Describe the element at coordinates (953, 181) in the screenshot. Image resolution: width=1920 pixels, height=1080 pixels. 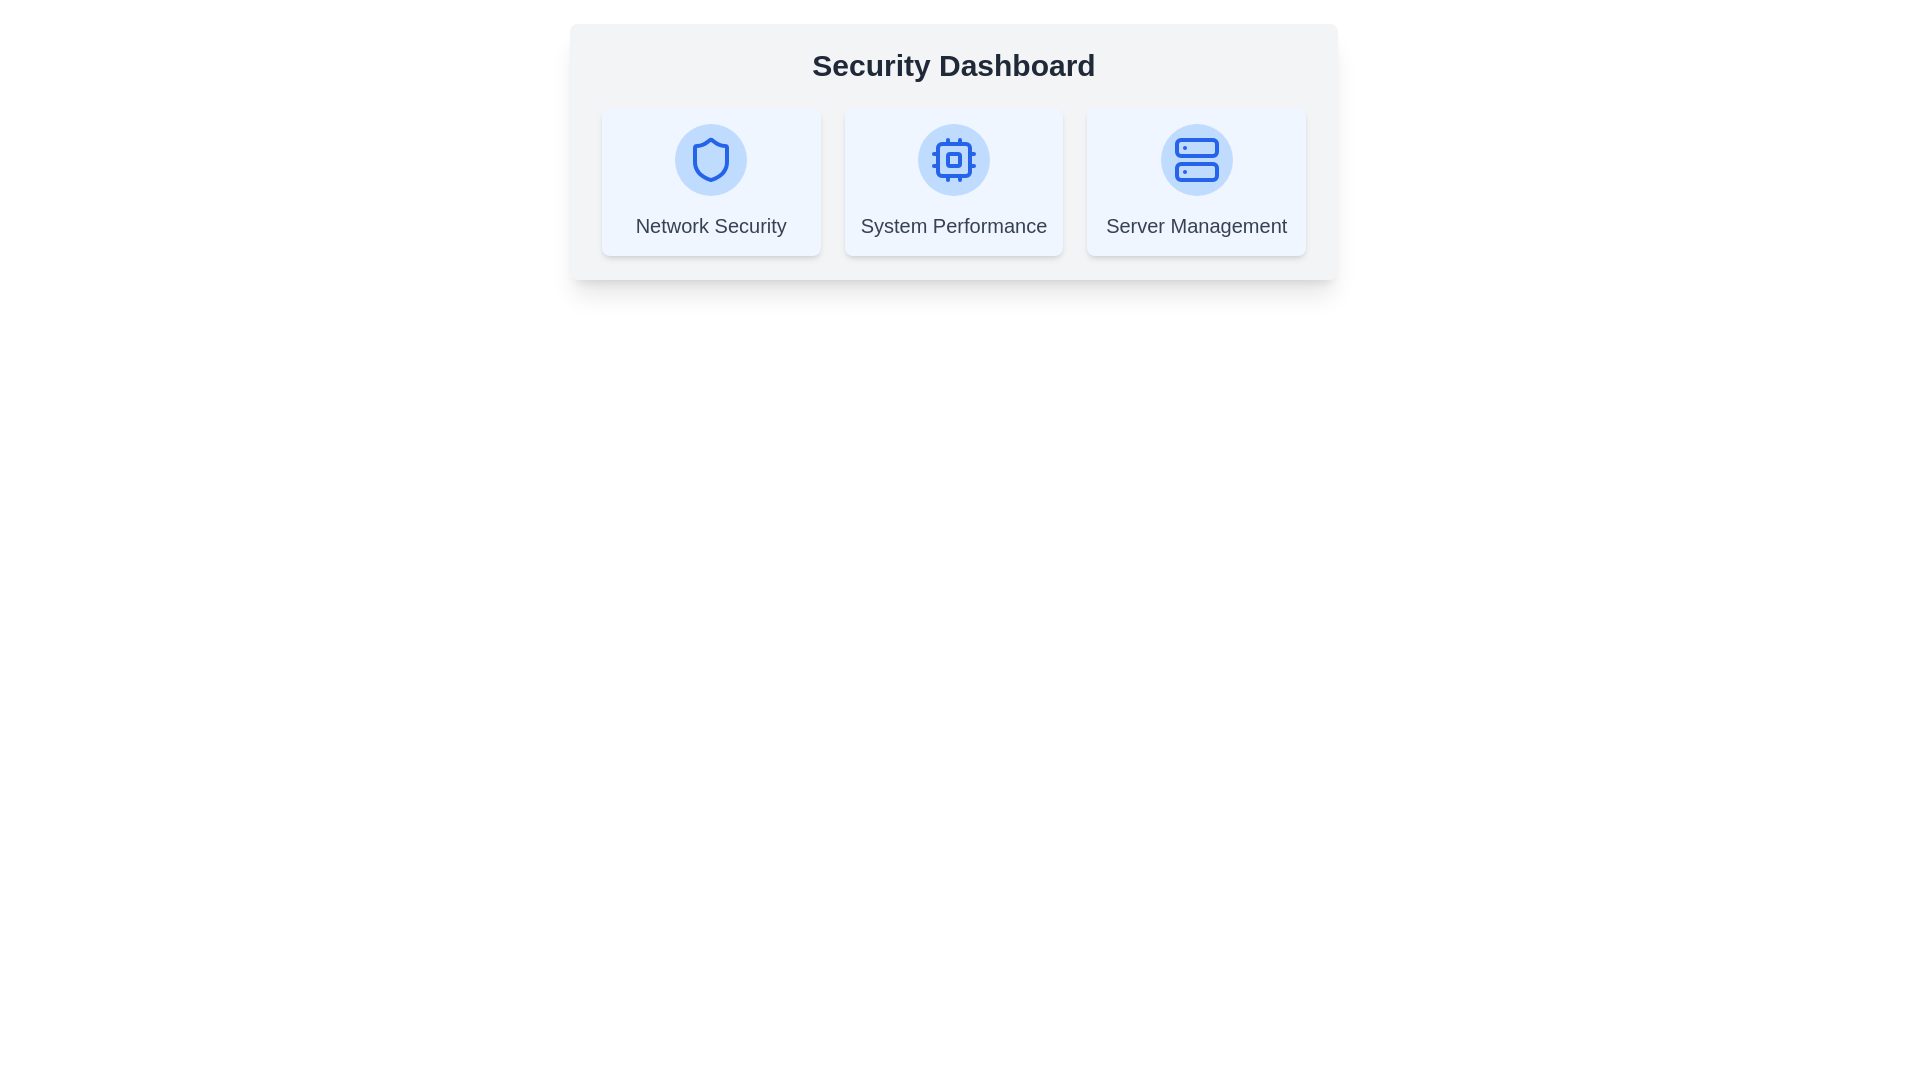
I see `the 'System Performance' Informative card element, which features a blue CPU icon and bold text, located in the middle of the three-card grid layout under the 'Security Dashboard'` at that location.